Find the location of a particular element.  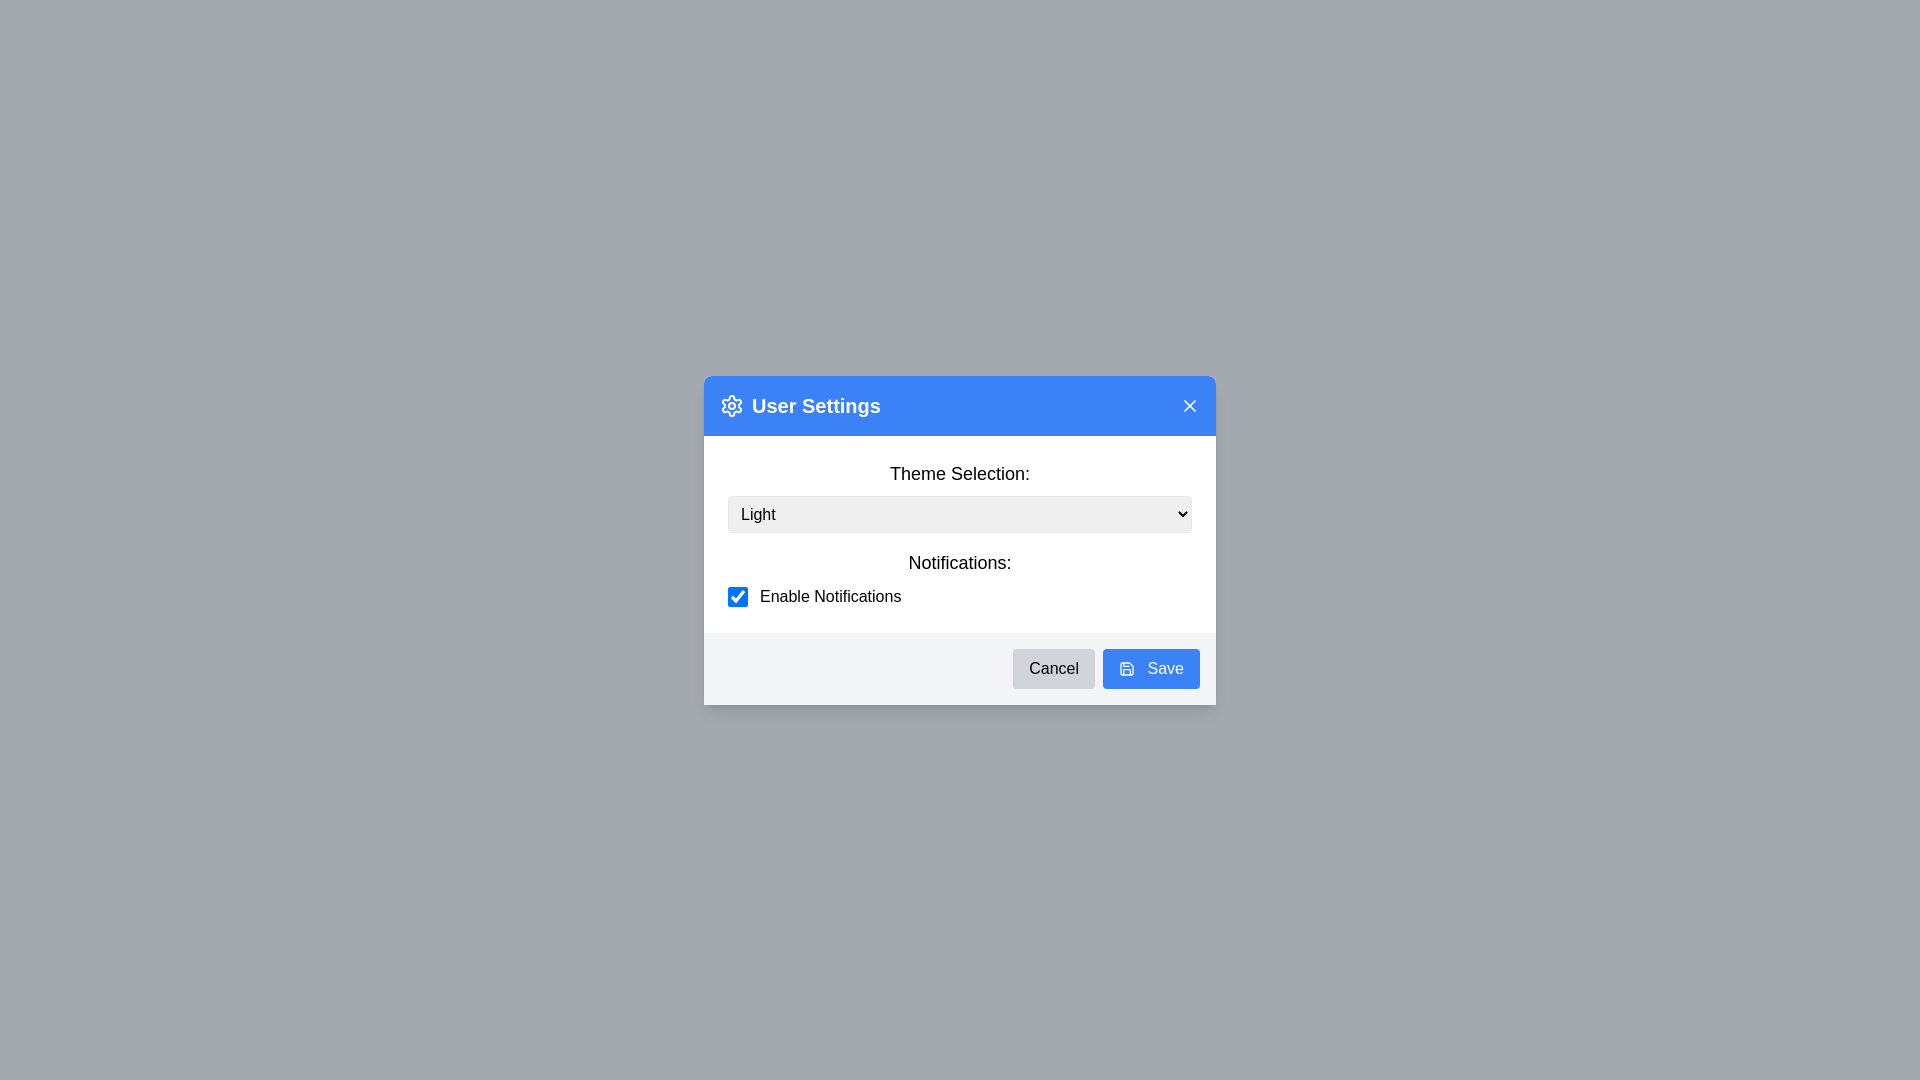

the 'Cancel' button with a gray background and rounded corners located in the bottom section of the dialog is located at coordinates (1053, 668).